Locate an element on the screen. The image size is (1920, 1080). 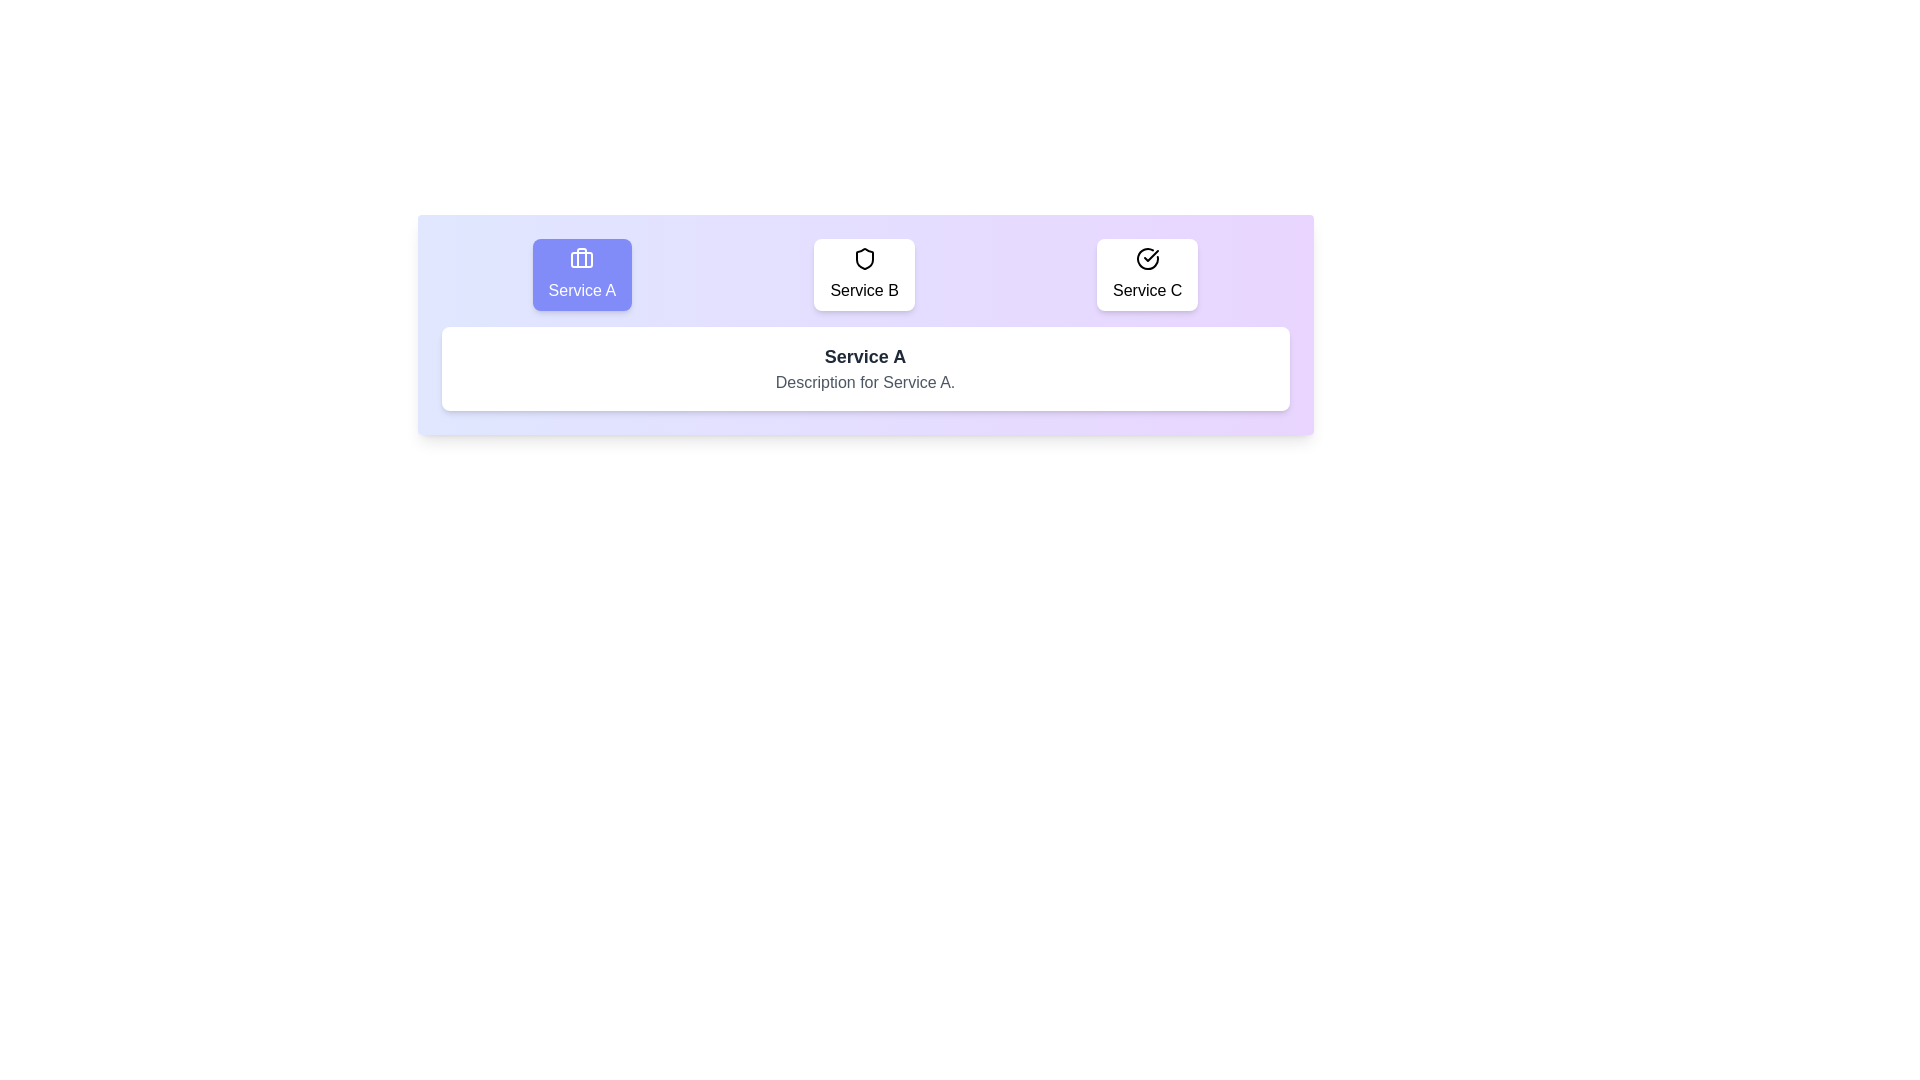
the interactive 'Service C' text label, which is styled with a standard font and located below a checkmark icon, as it leads to more details about Service C is located at coordinates (1147, 290).